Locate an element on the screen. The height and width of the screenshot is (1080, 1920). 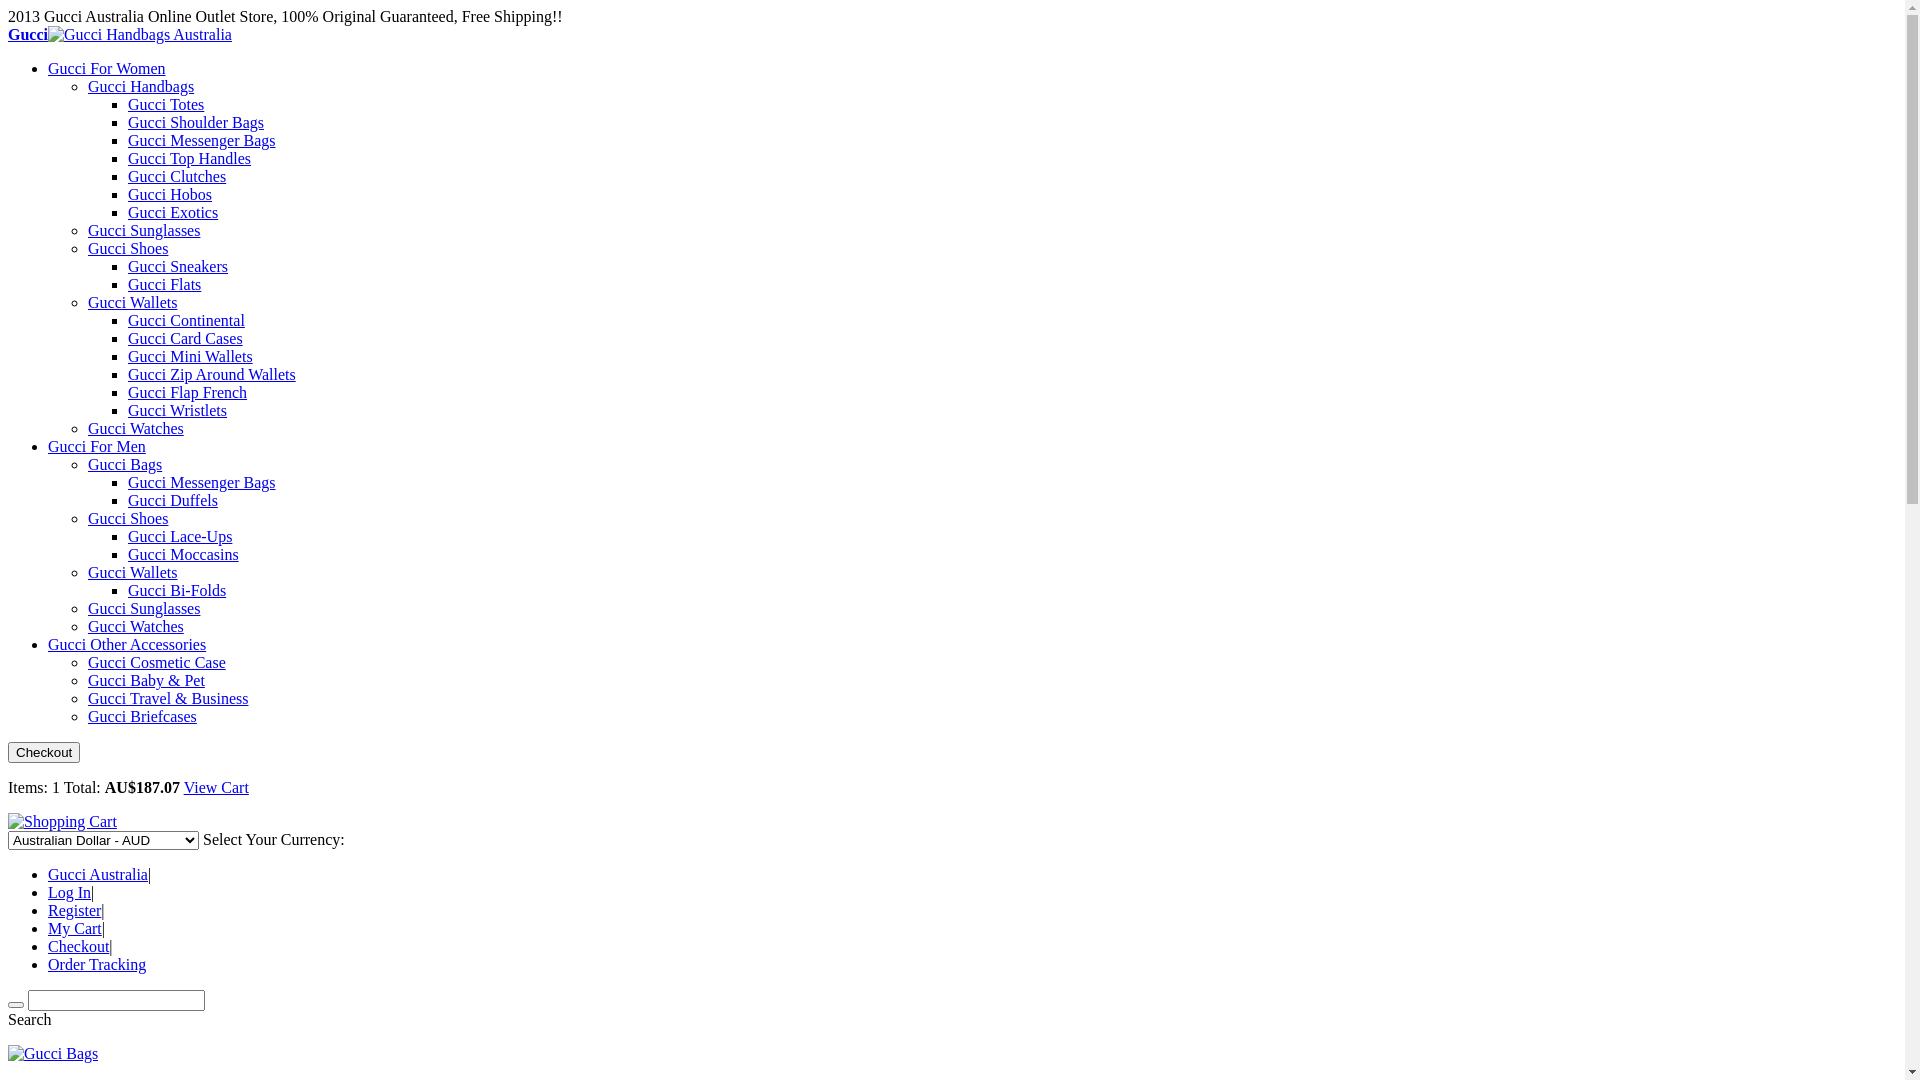
'Gucci Australia' is located at coordinates (96, 873).